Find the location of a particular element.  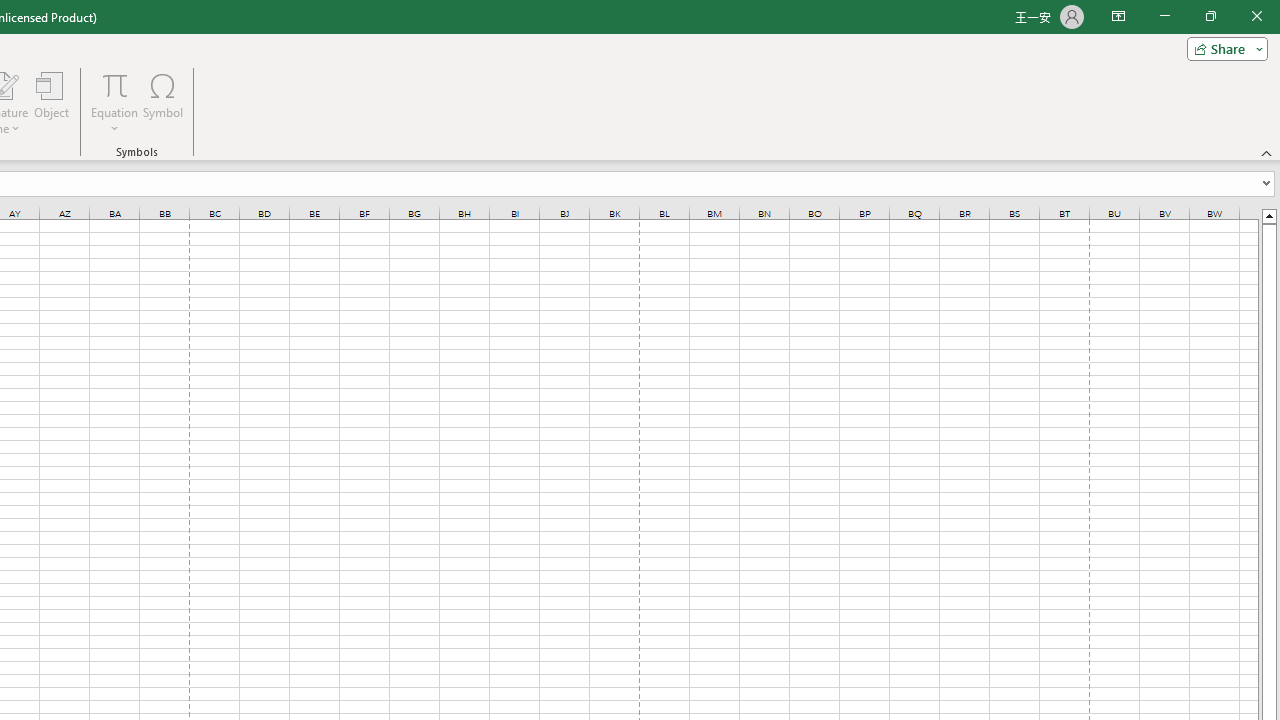

'Restore Down' is located at coordinates (1209, 16).